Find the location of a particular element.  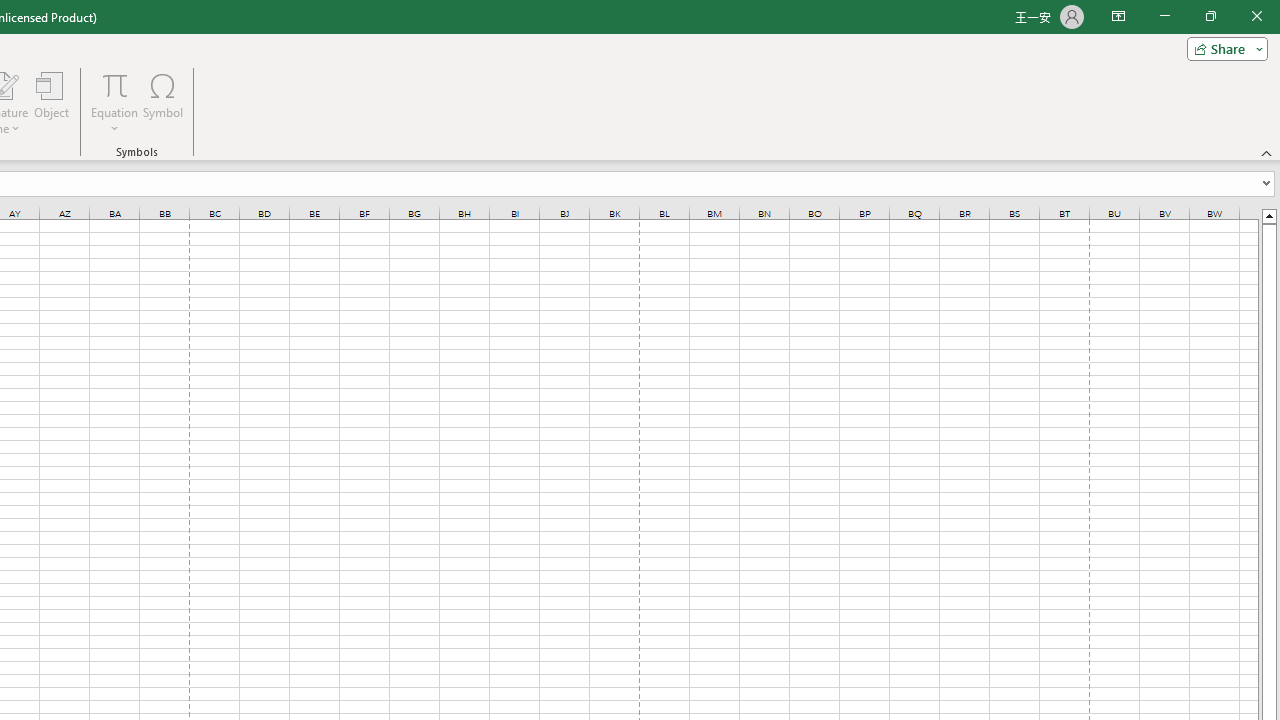

'Restore Down' is located at coordinates (1209, 16).